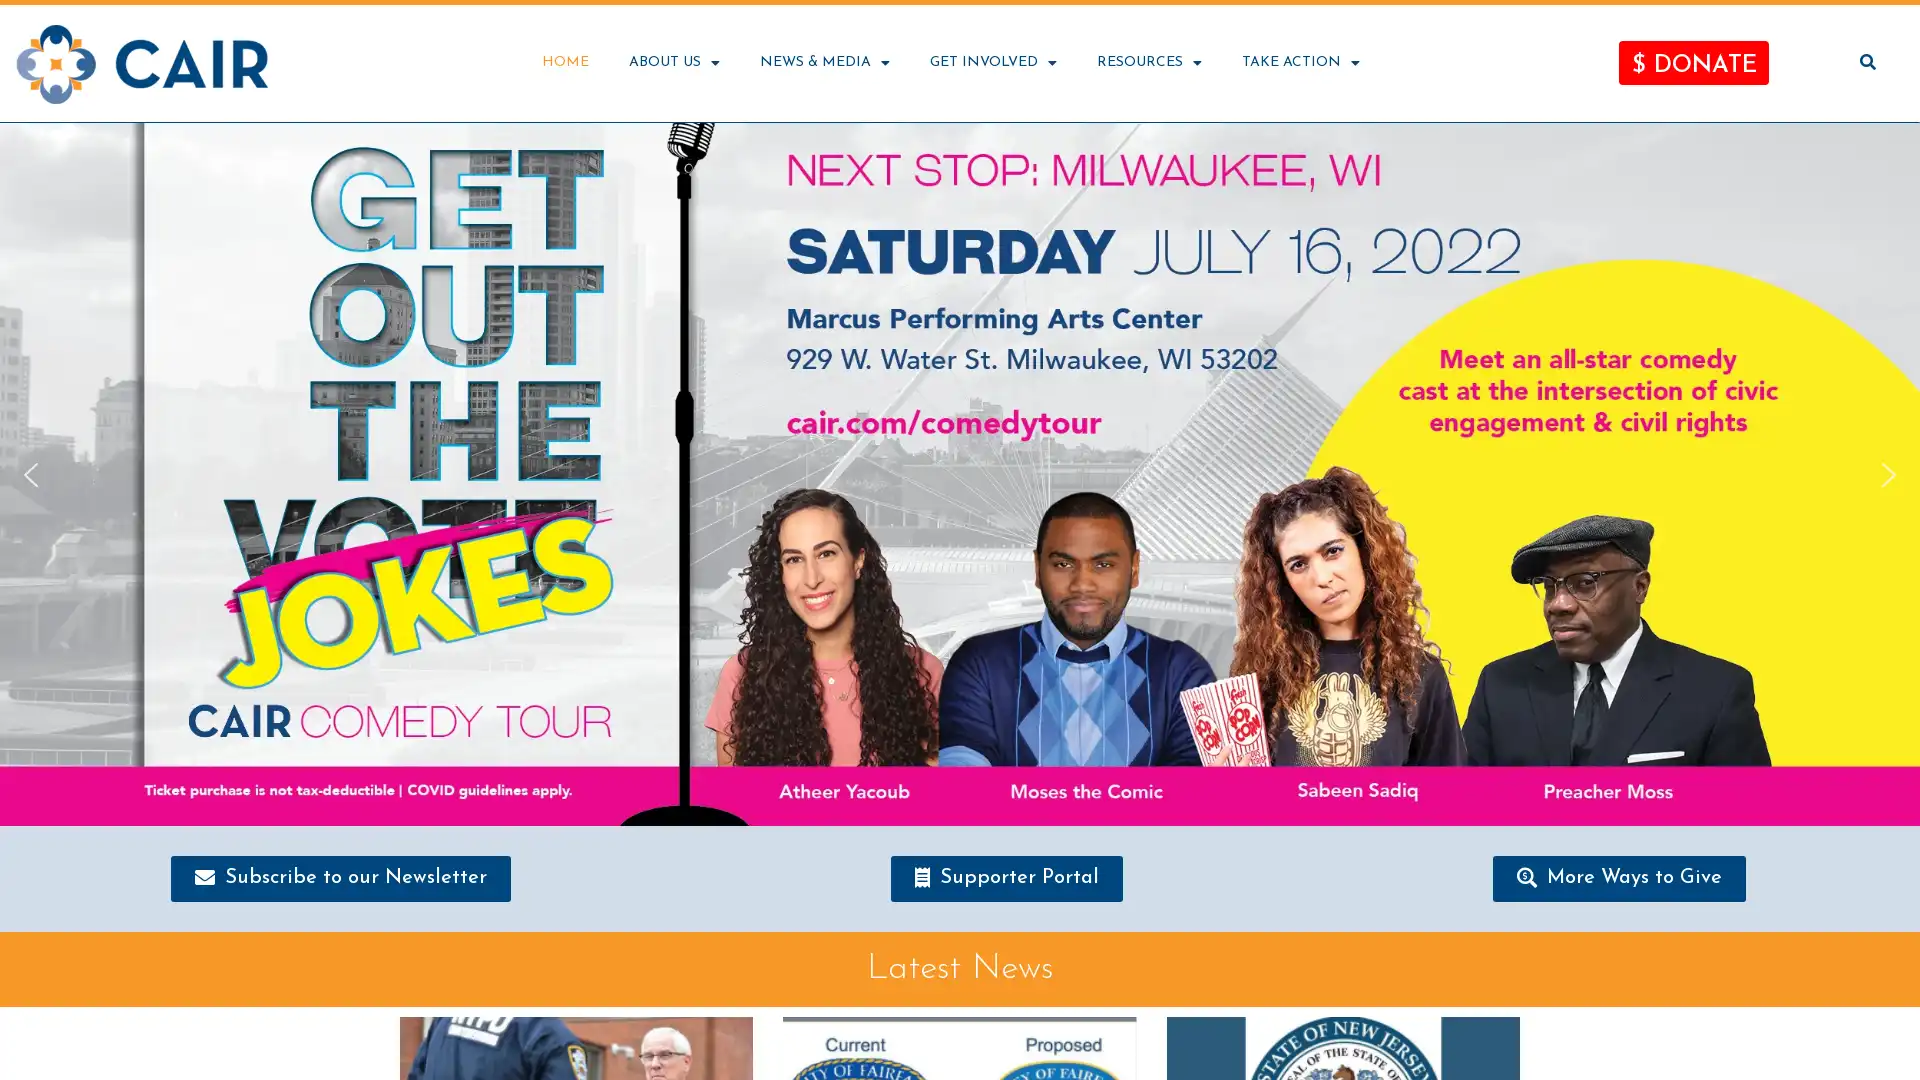 Image resolution: width=1920 pixels, height=1080 pixels. What do you see at coordinates (1692, 61) in the screenshot?
I see `$ DONATE` at bounding box center [1692, 61].